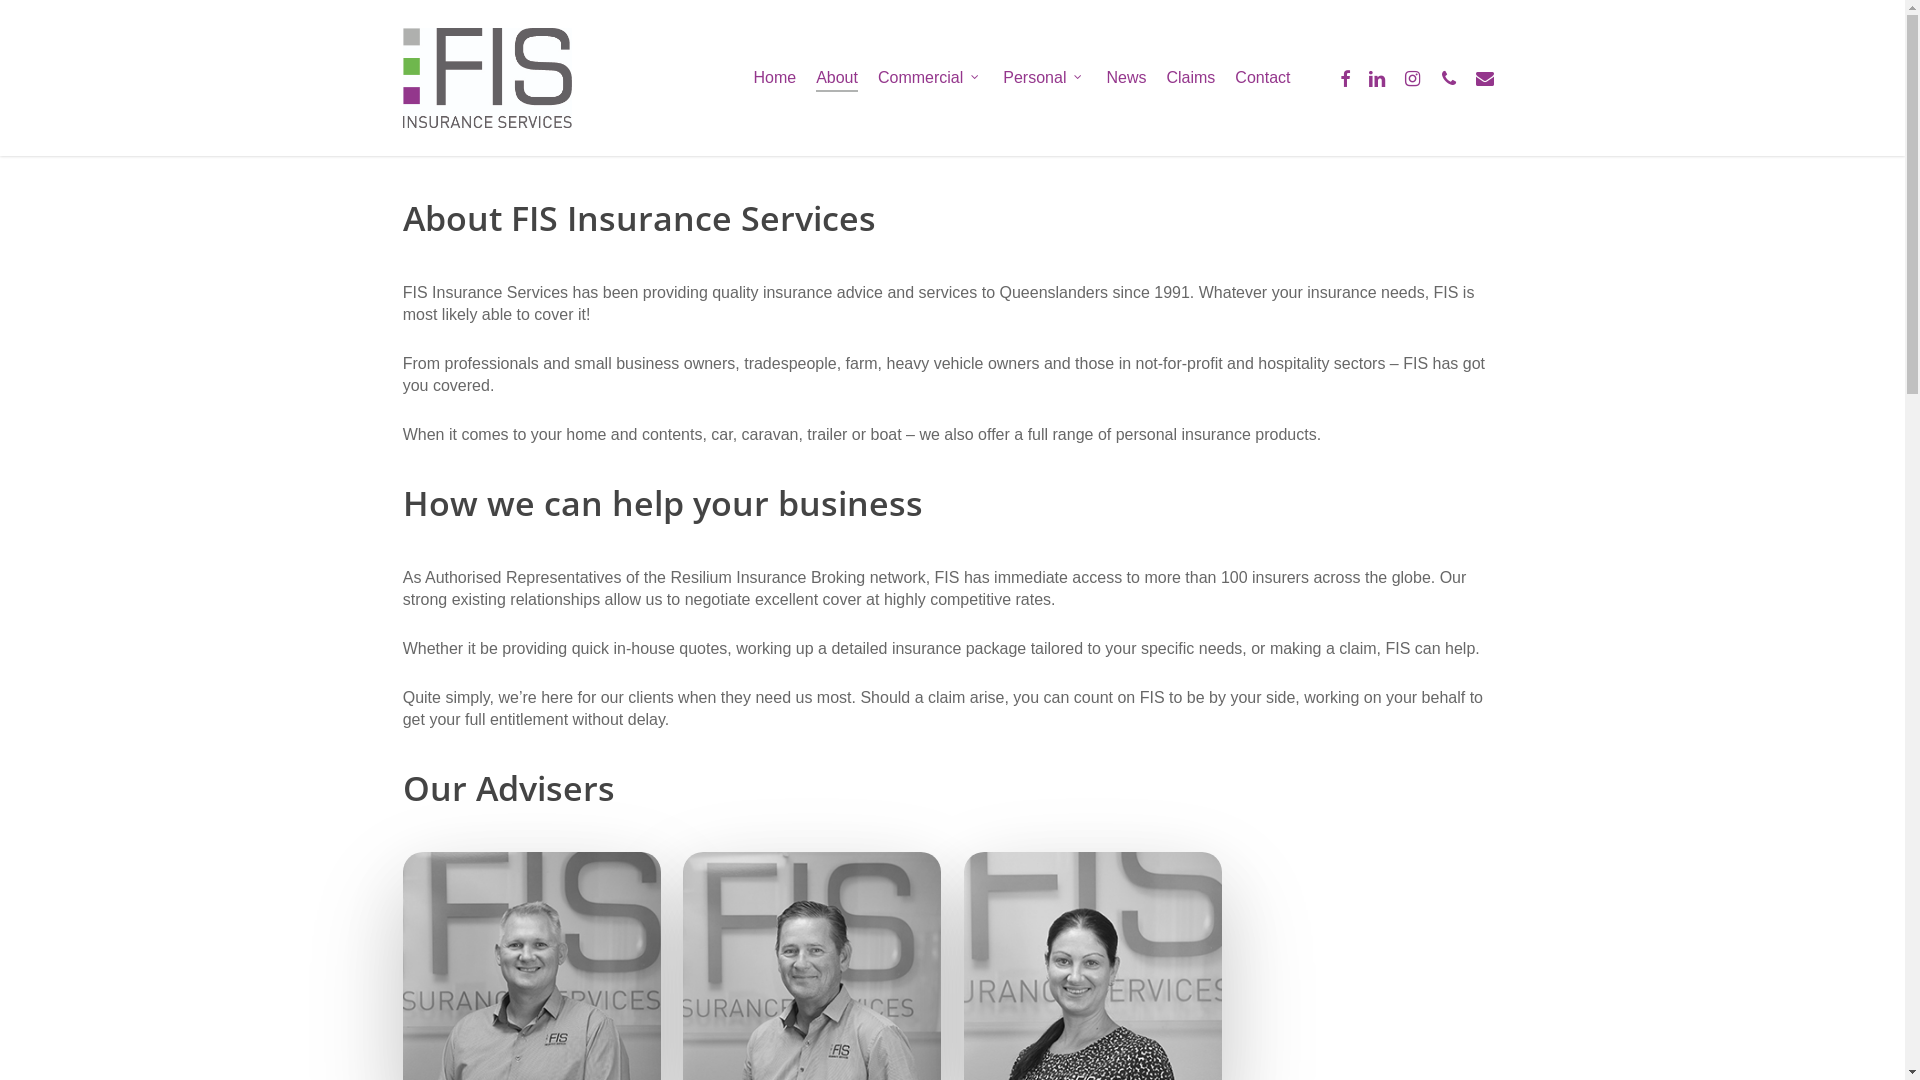 The height and width of the screenshot is (1080, 1920). I want to click on 'Commercial', so click(929, 76).